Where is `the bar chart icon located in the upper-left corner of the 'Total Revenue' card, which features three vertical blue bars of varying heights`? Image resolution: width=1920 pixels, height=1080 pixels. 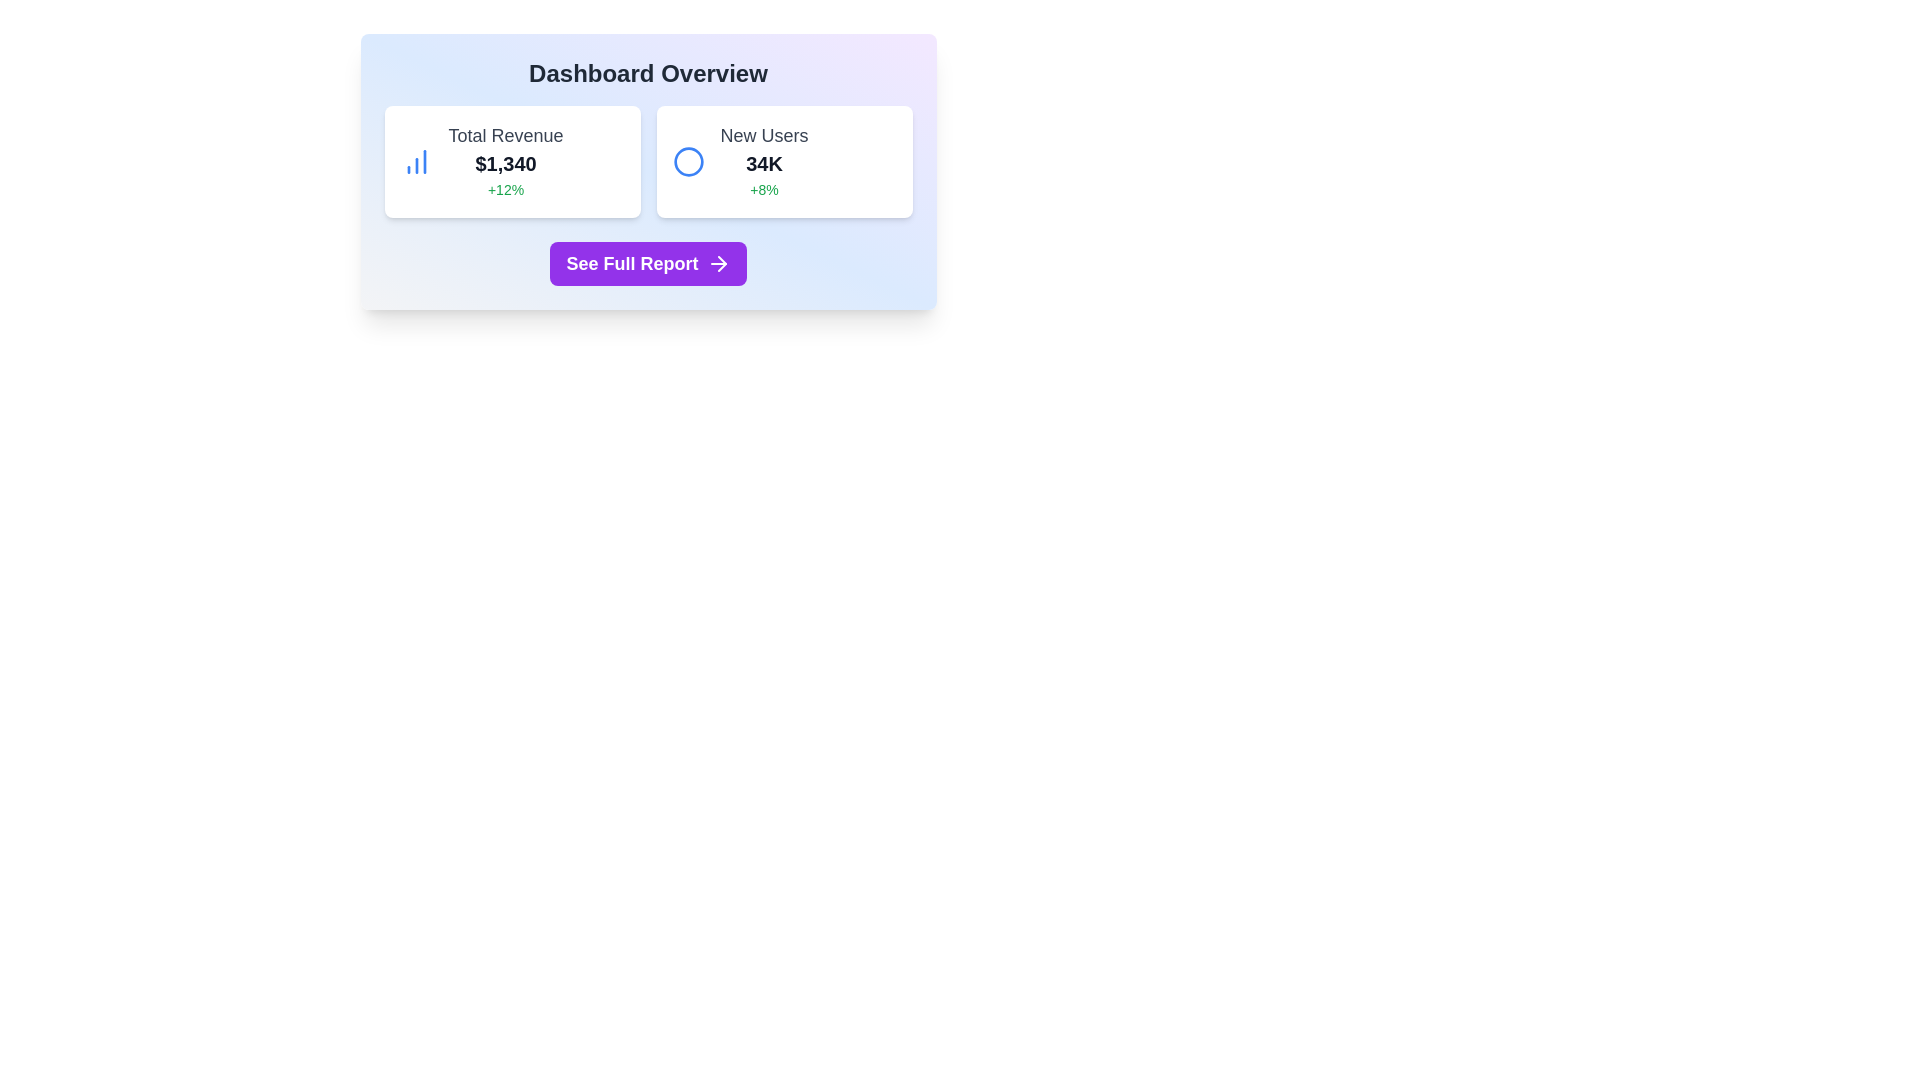
the bar chart icon located in the upper-left corner of the 'Total Revenue' card, which features three vertical blue bars of varying heights is located at coordinates (415, 161).